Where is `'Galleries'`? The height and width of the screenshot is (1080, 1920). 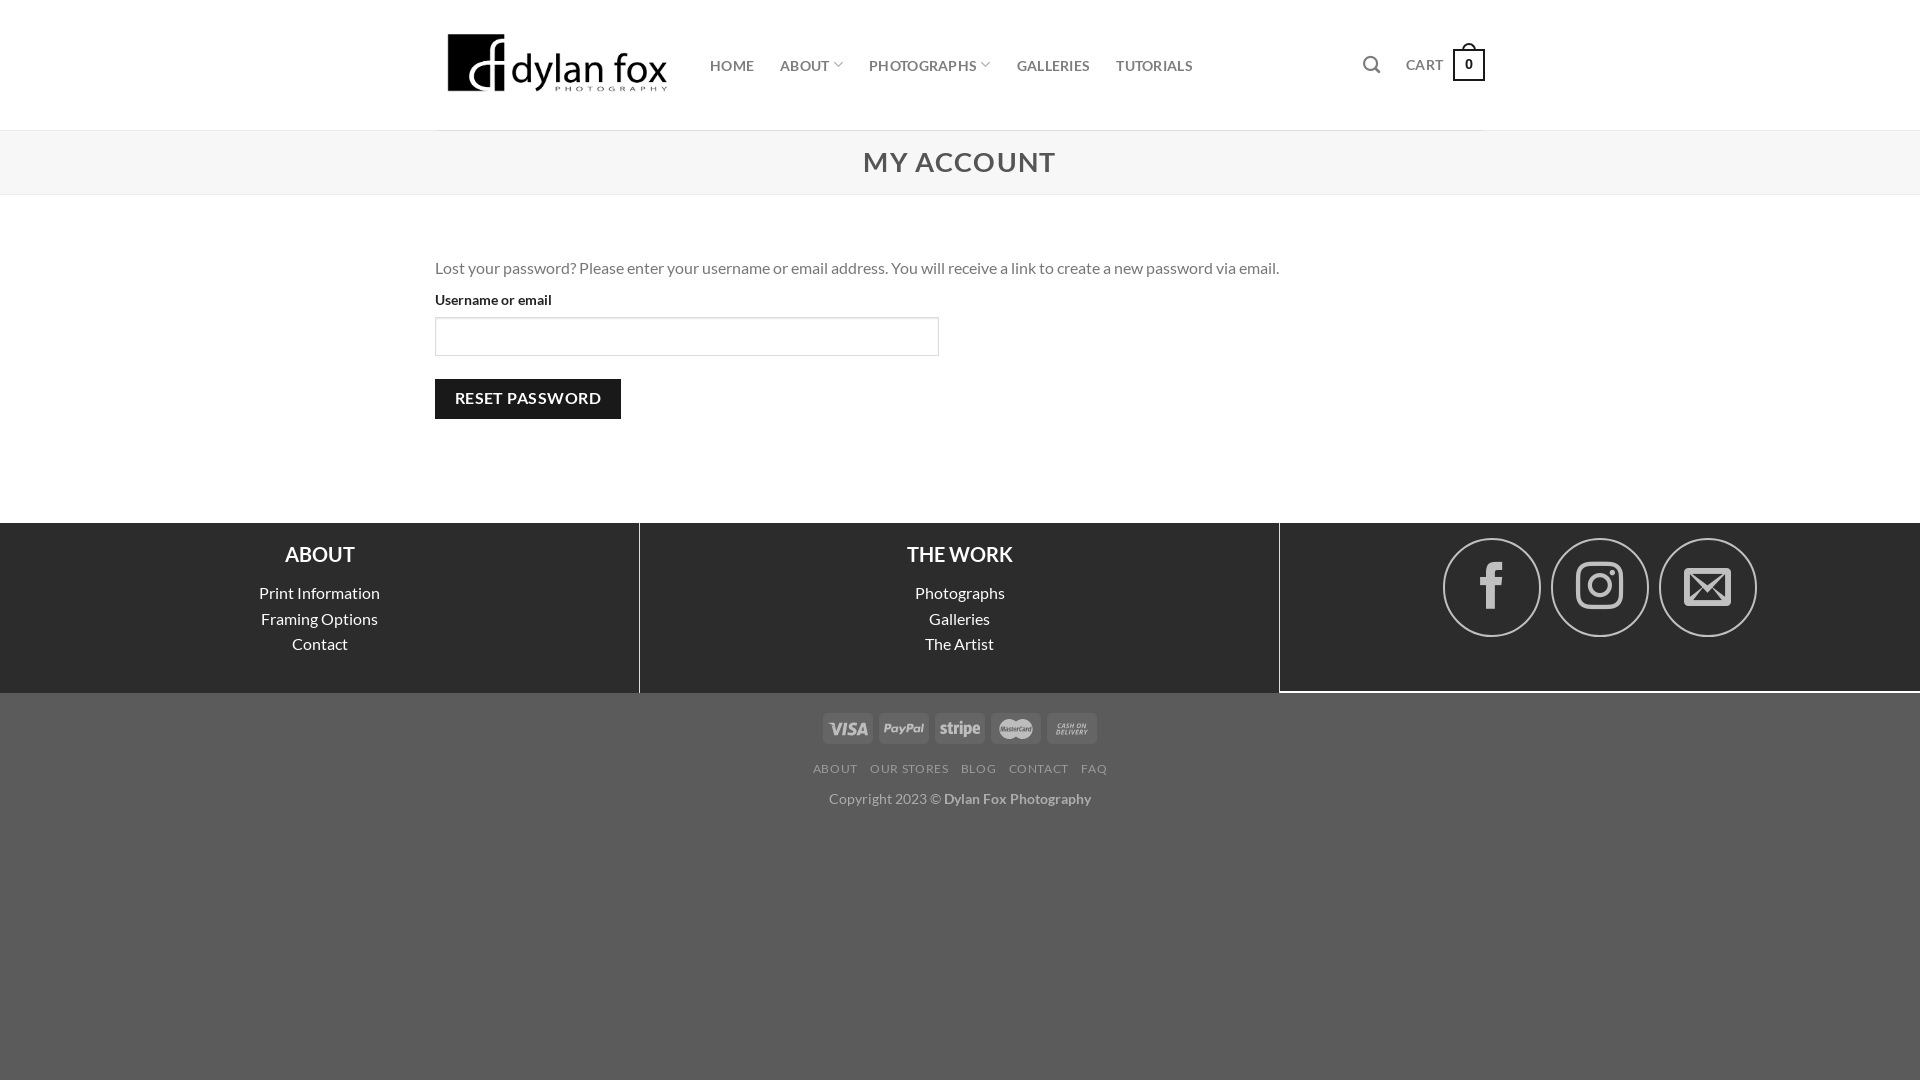
'Galleries' is located at coordinates (958, 617).